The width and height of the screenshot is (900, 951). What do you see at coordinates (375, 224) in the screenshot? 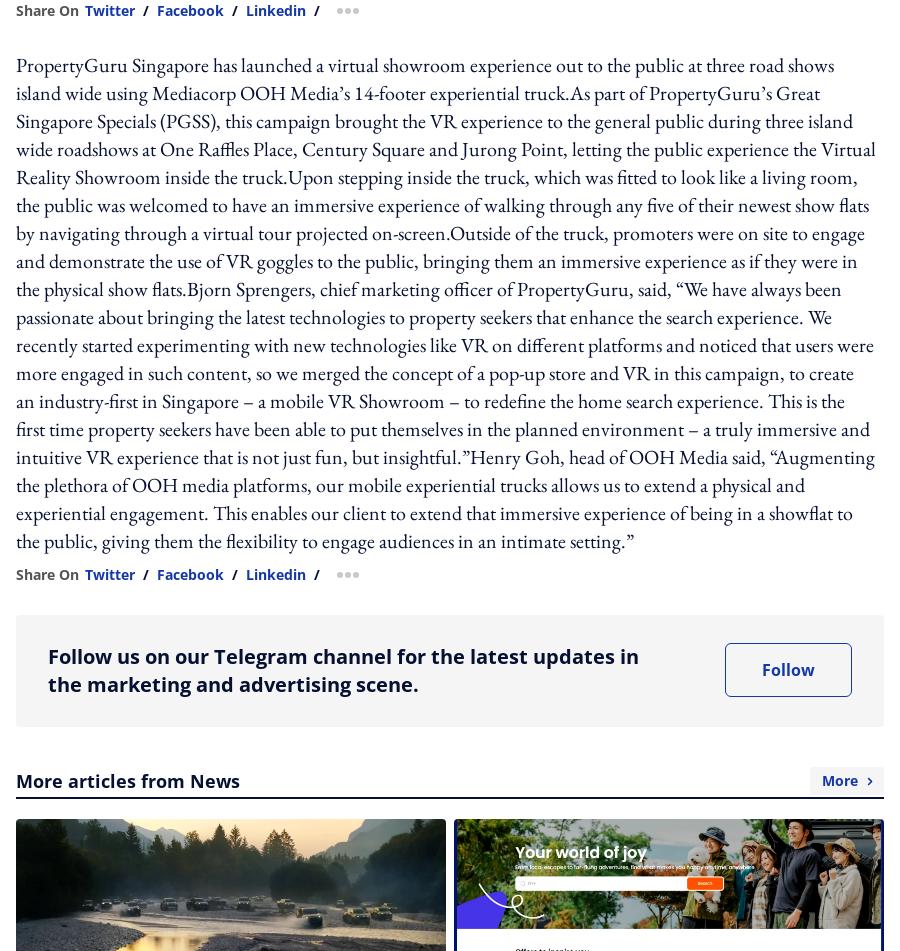
I see `'mob-ex awards'` at bounding box center [375, 224].